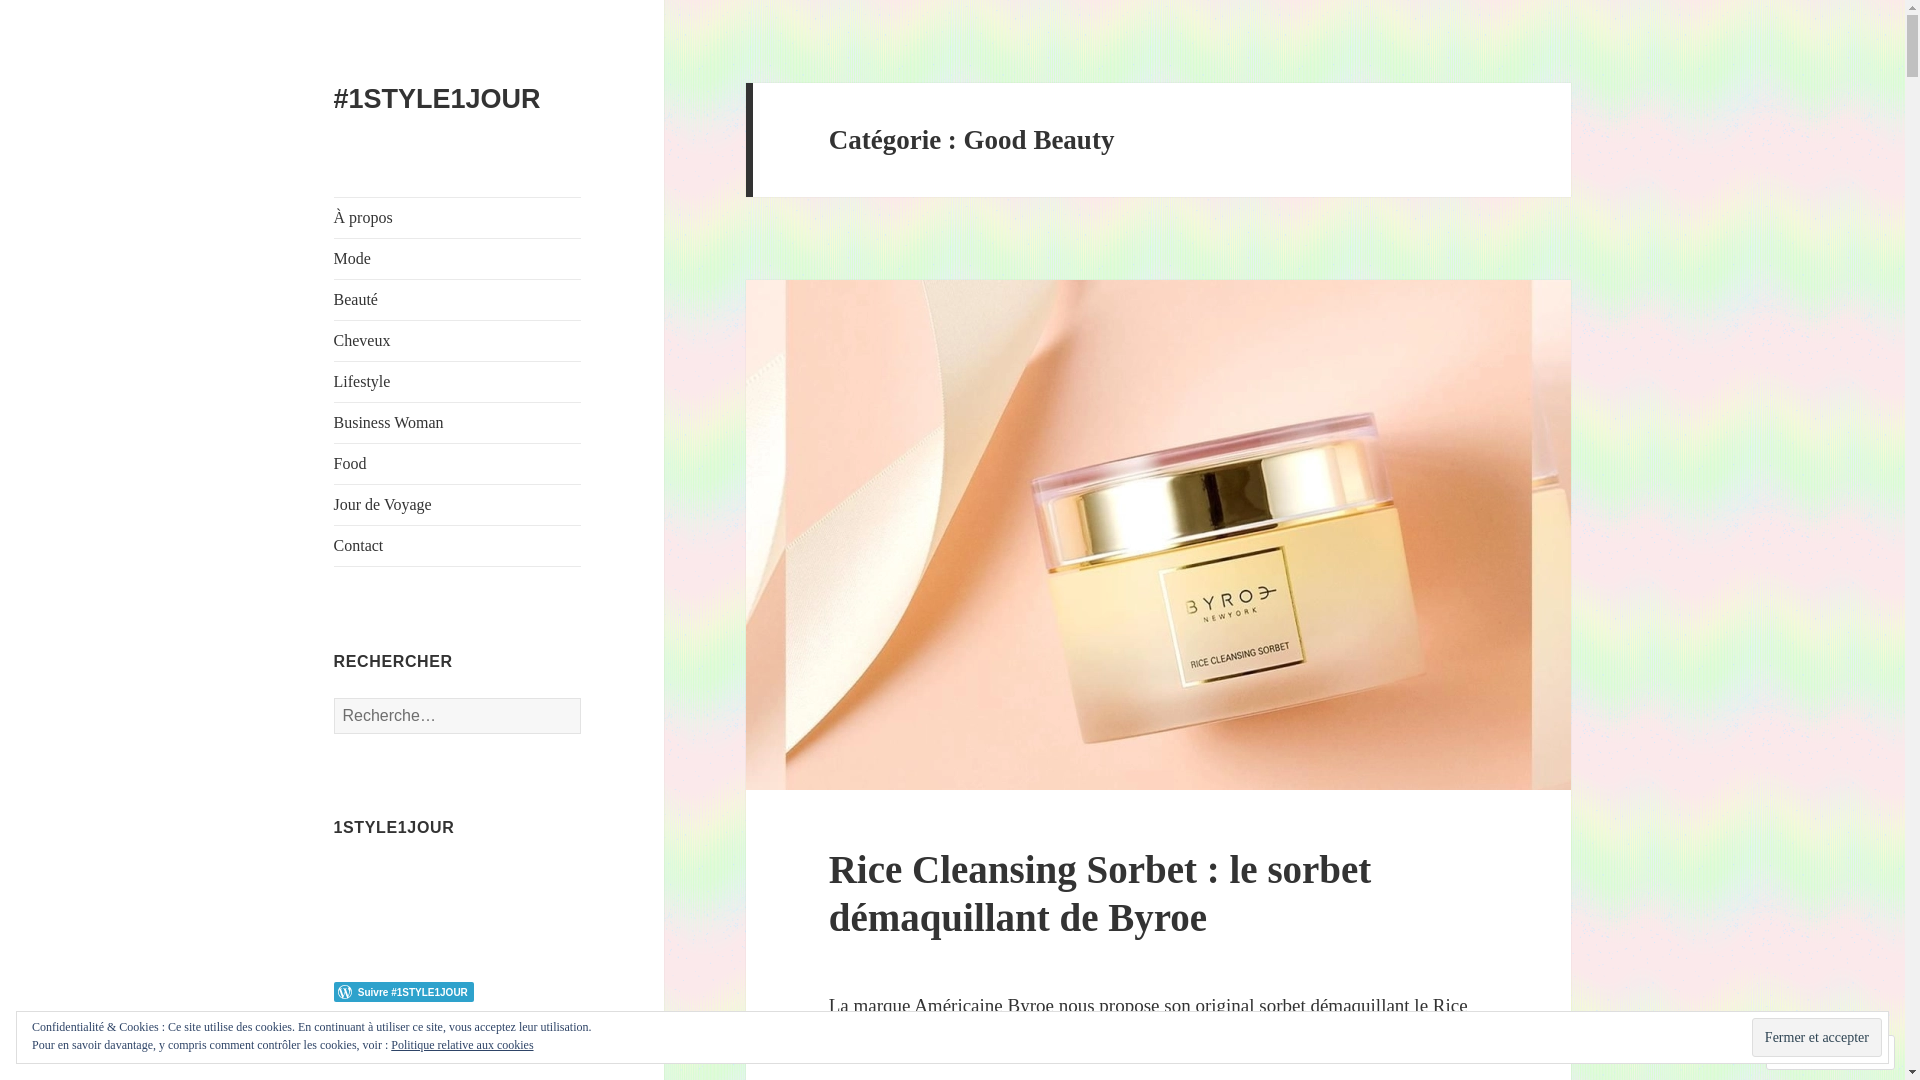  What do you see at coordinates (456, 381) in the screenshot?
I see `'Lifestyle'` at bounding box center [456, 381].